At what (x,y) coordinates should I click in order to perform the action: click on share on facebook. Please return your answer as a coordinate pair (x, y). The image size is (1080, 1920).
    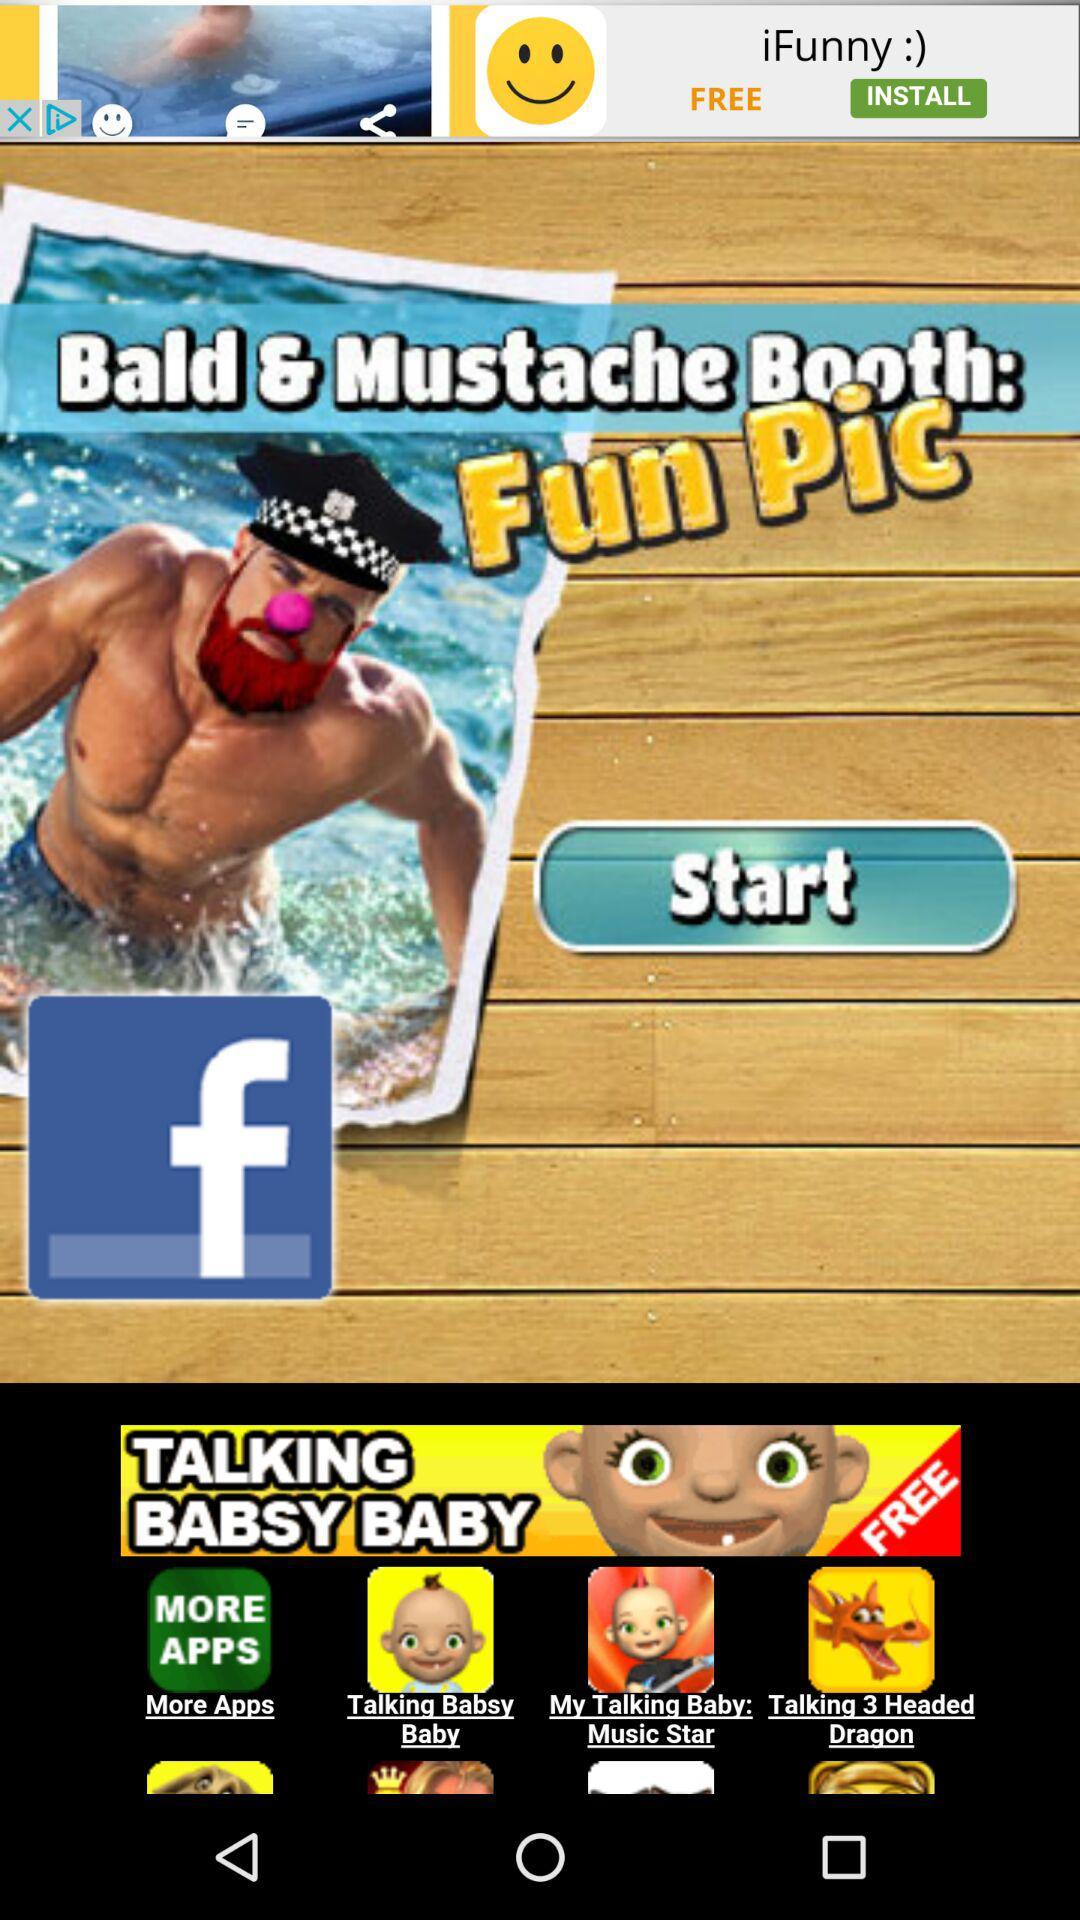
    Looking at the image, I should click on (180, 1147).